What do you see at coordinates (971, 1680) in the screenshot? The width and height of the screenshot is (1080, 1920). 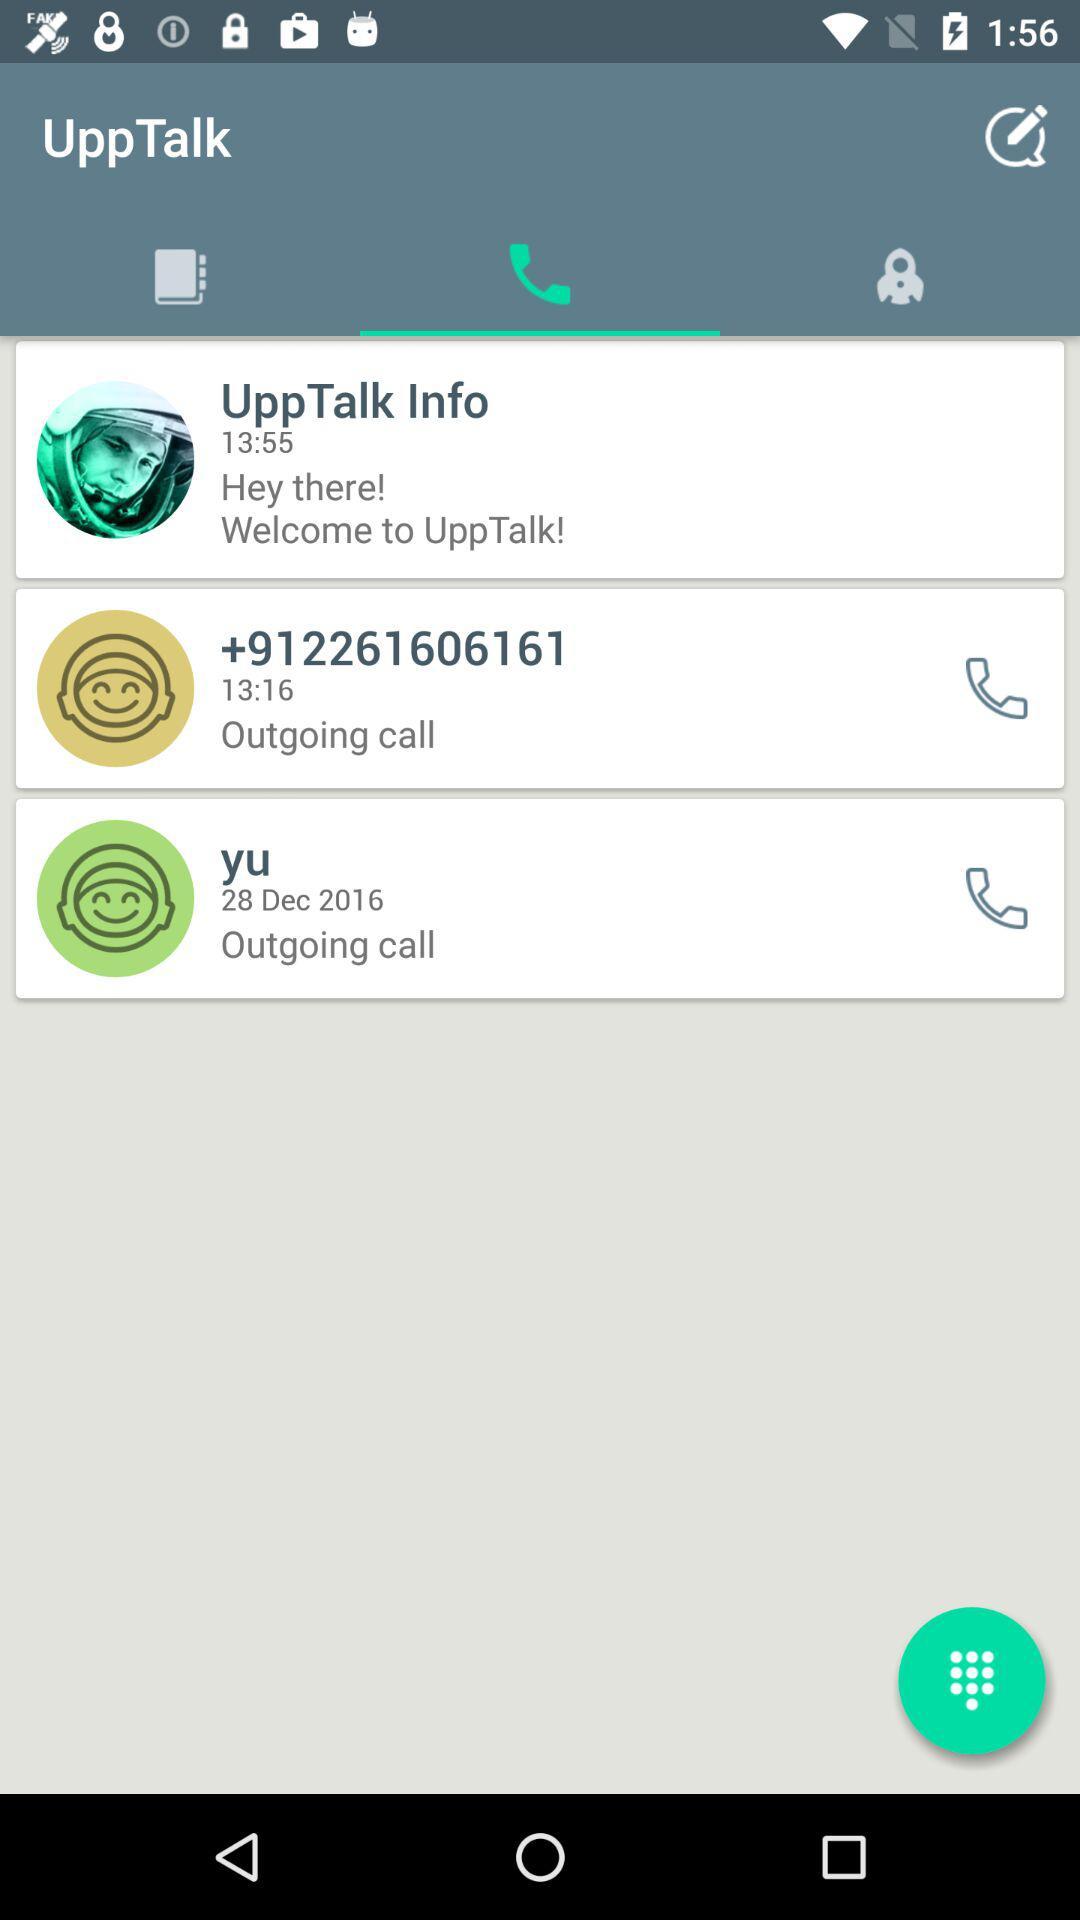 I see `button to show the phone number panel` at bounding box center [971, 1680].